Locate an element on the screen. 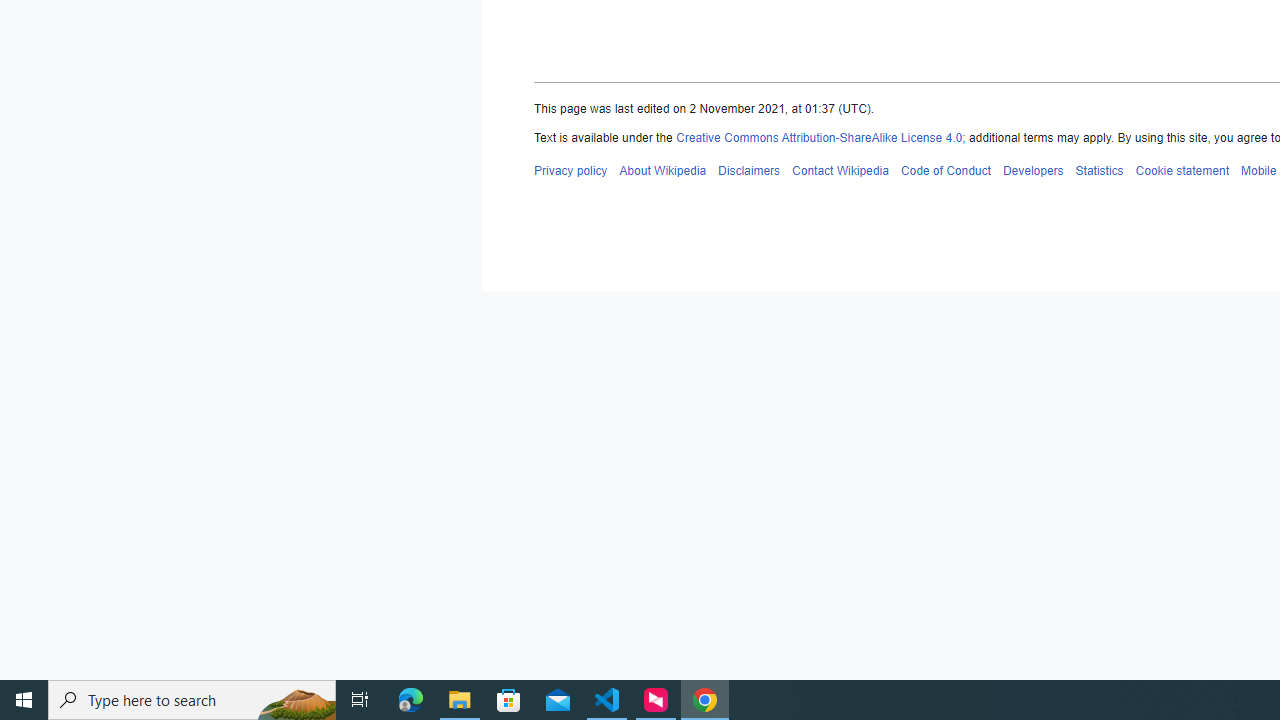 The image size is (1280, 720). 'AutomationID: footer-places-about' is located at coordinates (663, 169).